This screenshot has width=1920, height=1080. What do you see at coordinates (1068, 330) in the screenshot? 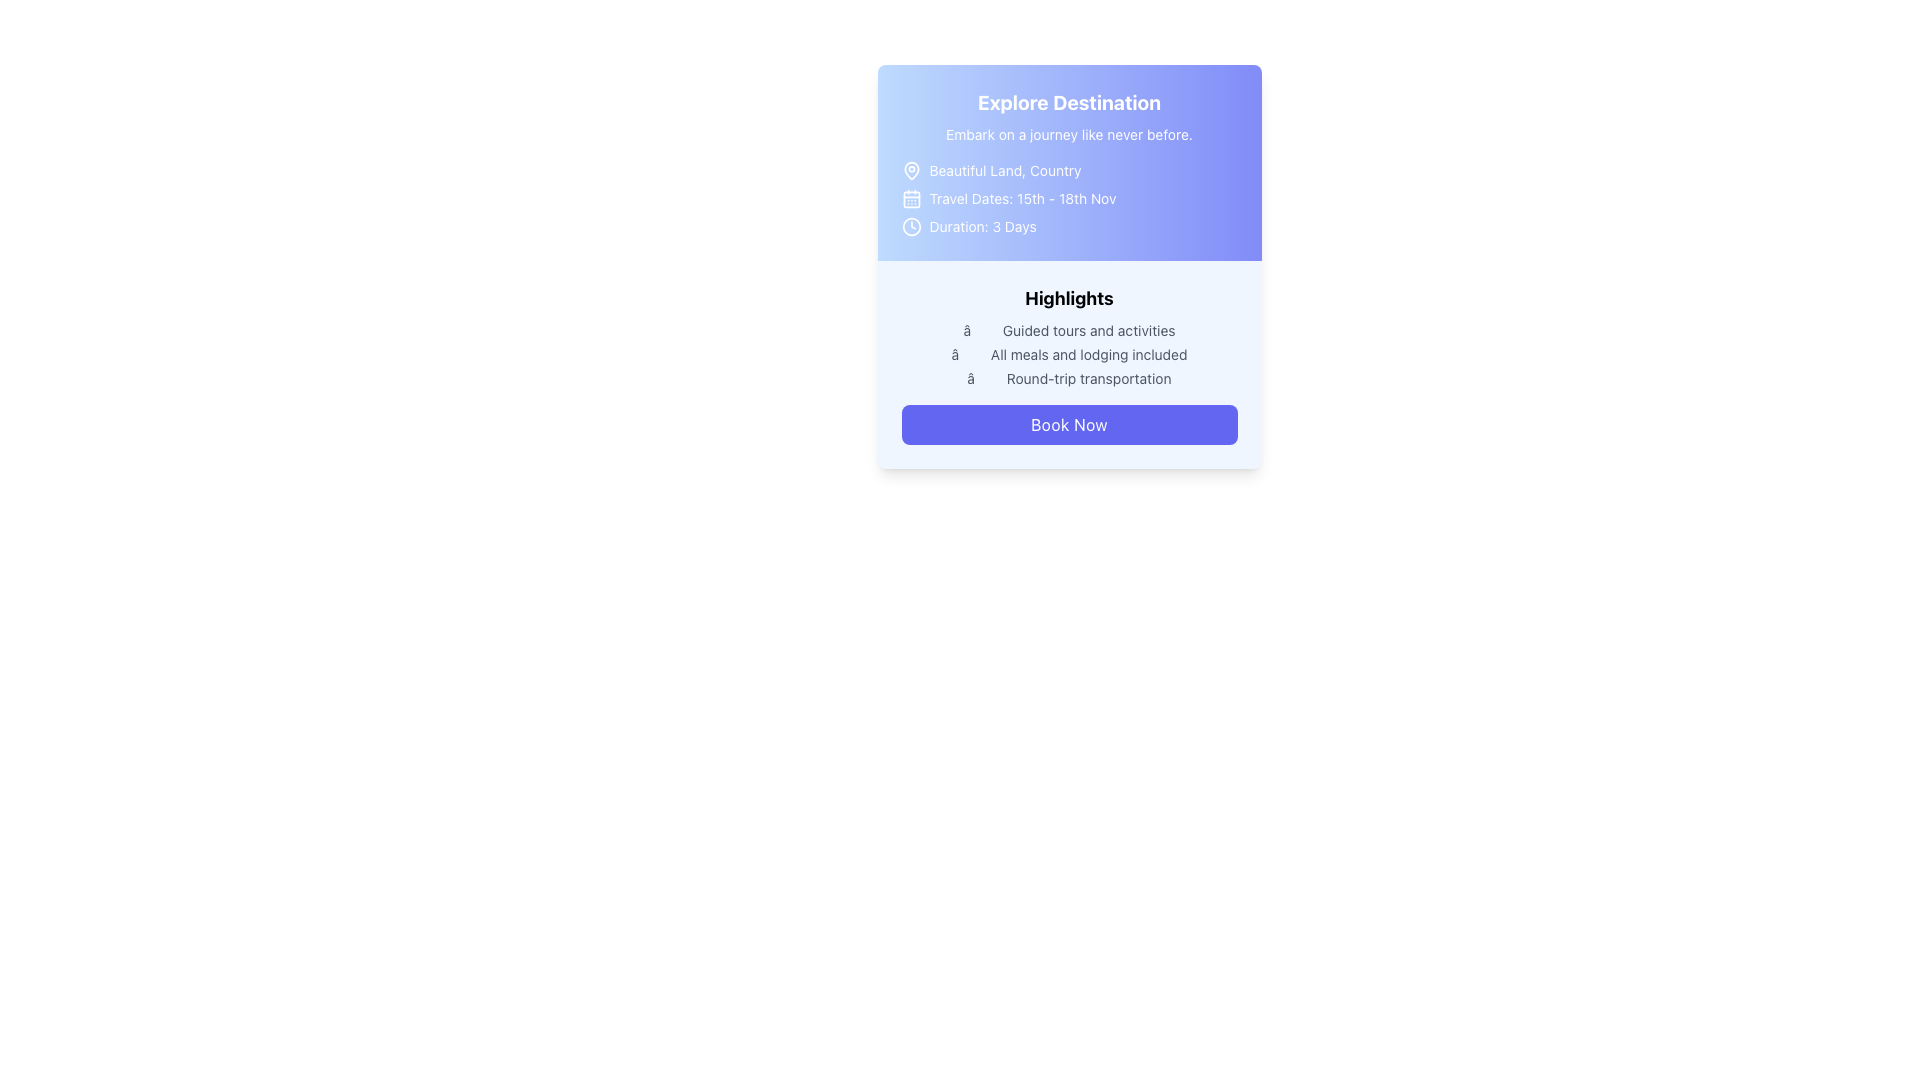
I see `the first list item under the 'Highlights' header, which provides information about a feature of the service or product, if it is interactive` at bounding box center [1068, 330].